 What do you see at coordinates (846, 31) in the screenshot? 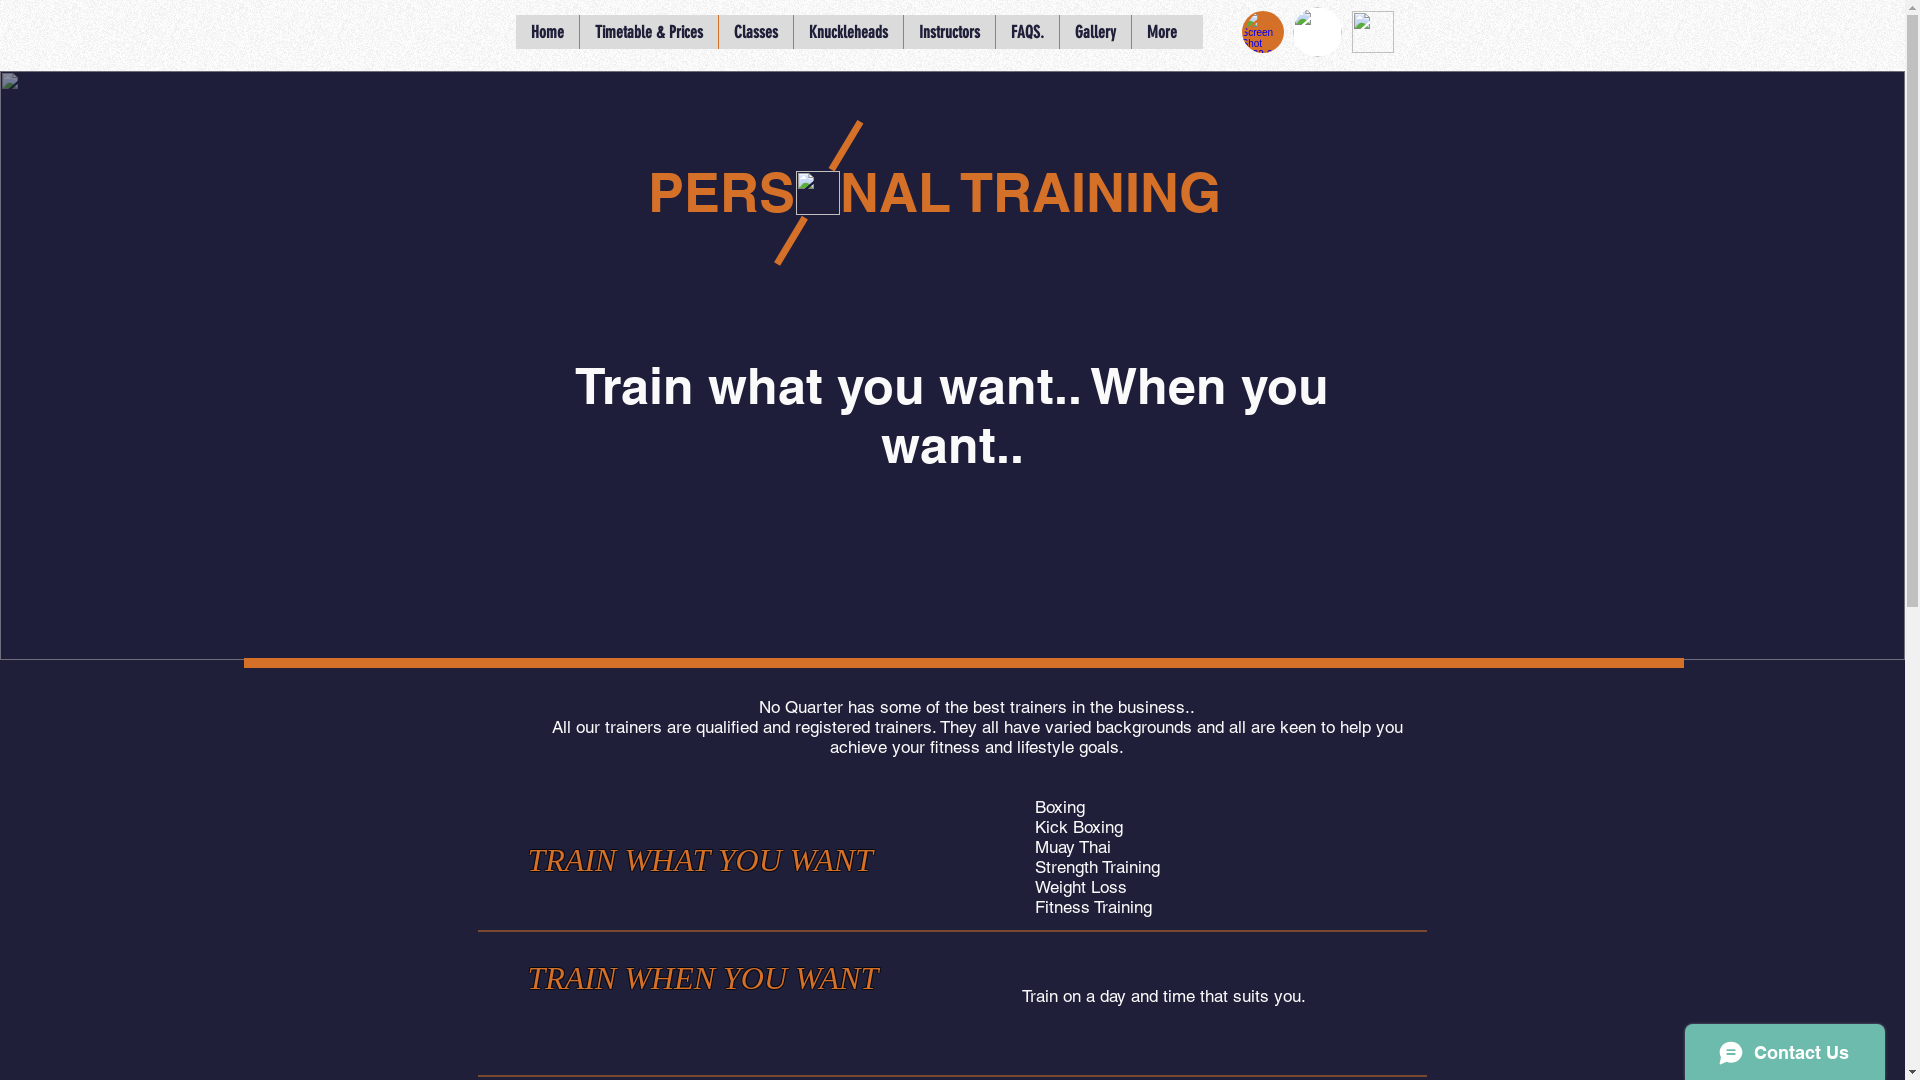
I see `'Knuckleheads'` at bounding box center [846, 31].